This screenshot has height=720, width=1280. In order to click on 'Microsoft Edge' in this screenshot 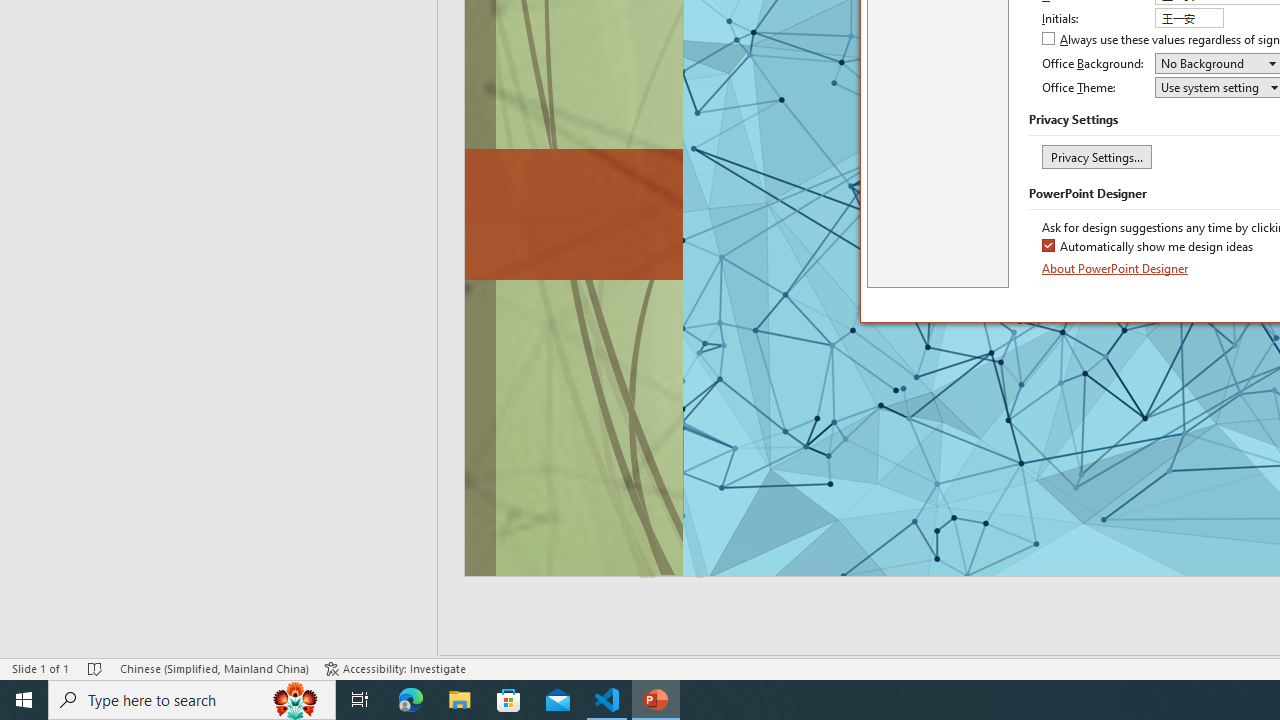, I will do `click(410, 698)`.